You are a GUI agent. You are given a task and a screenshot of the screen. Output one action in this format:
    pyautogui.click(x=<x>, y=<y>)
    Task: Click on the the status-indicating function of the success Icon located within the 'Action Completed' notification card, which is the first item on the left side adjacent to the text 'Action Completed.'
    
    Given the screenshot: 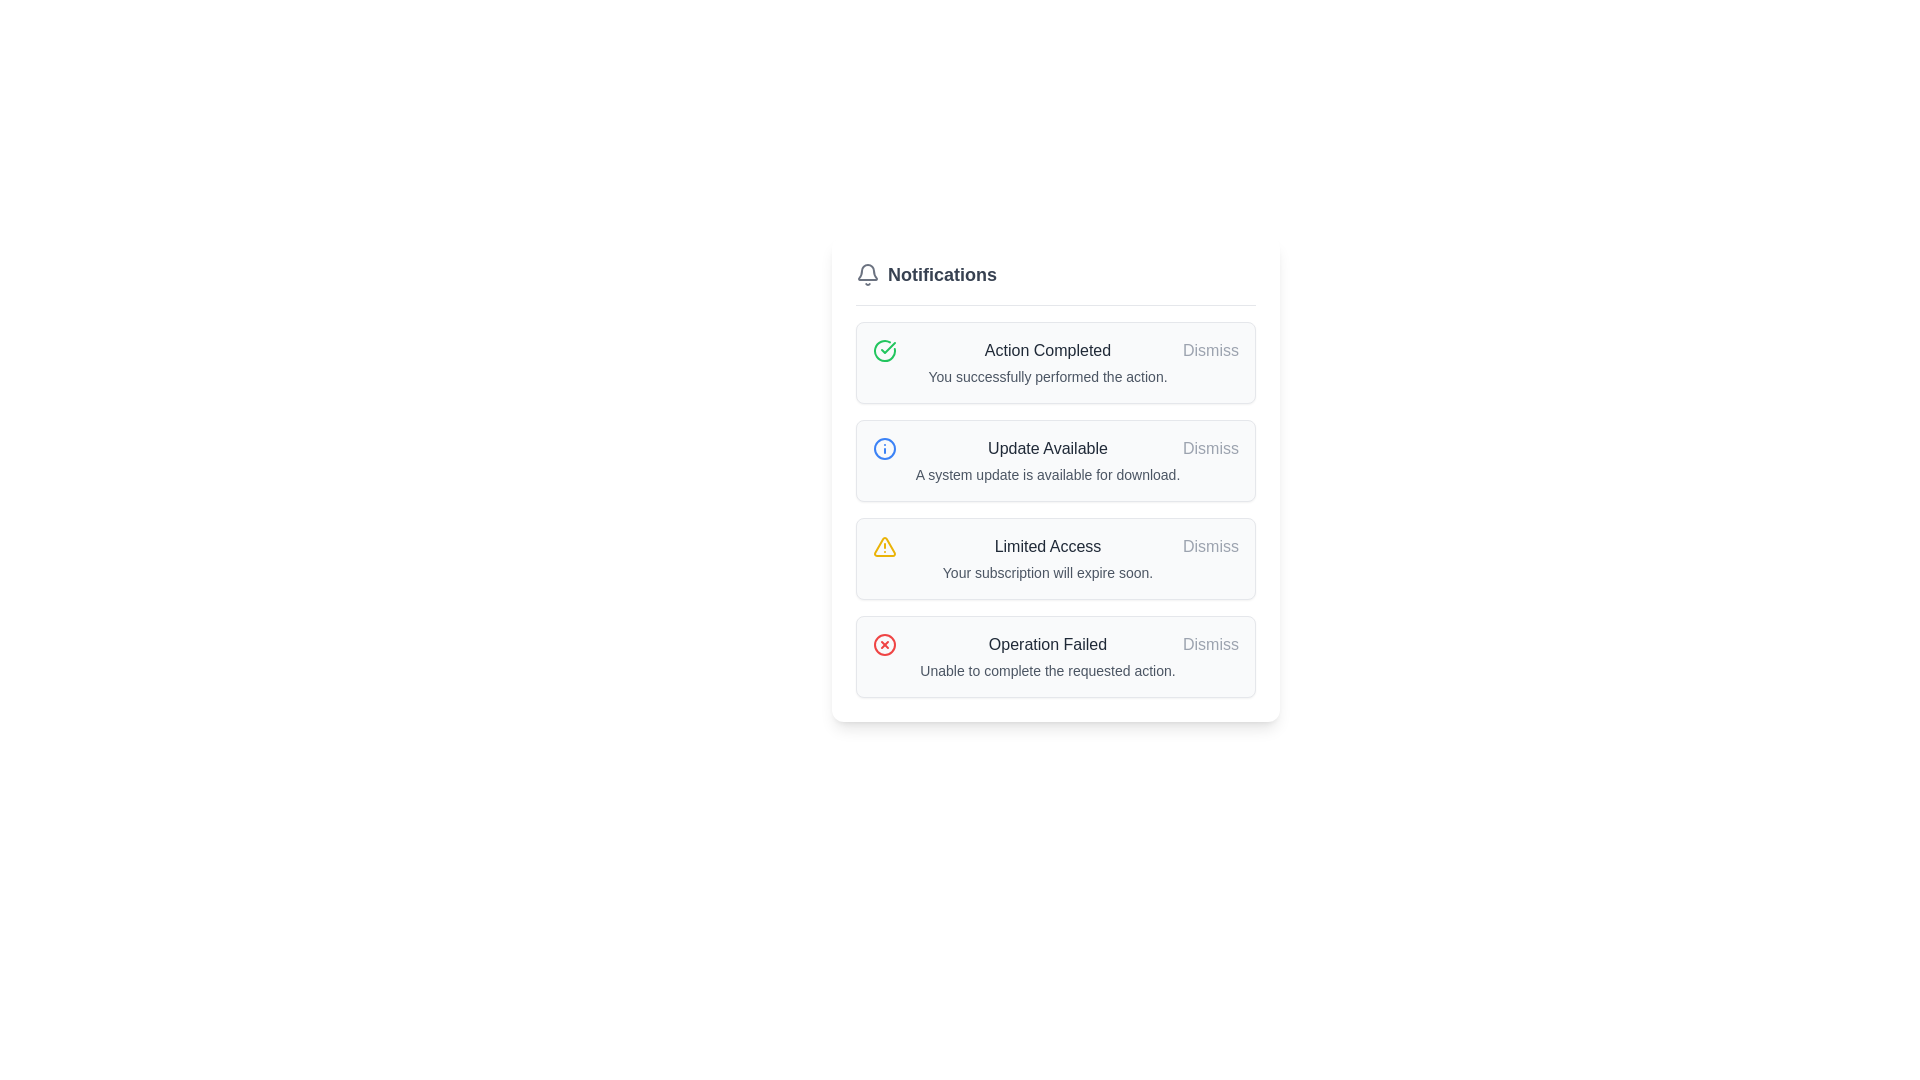 What is the action you would take?
    pyautogui.click(x=883, y=350)
    